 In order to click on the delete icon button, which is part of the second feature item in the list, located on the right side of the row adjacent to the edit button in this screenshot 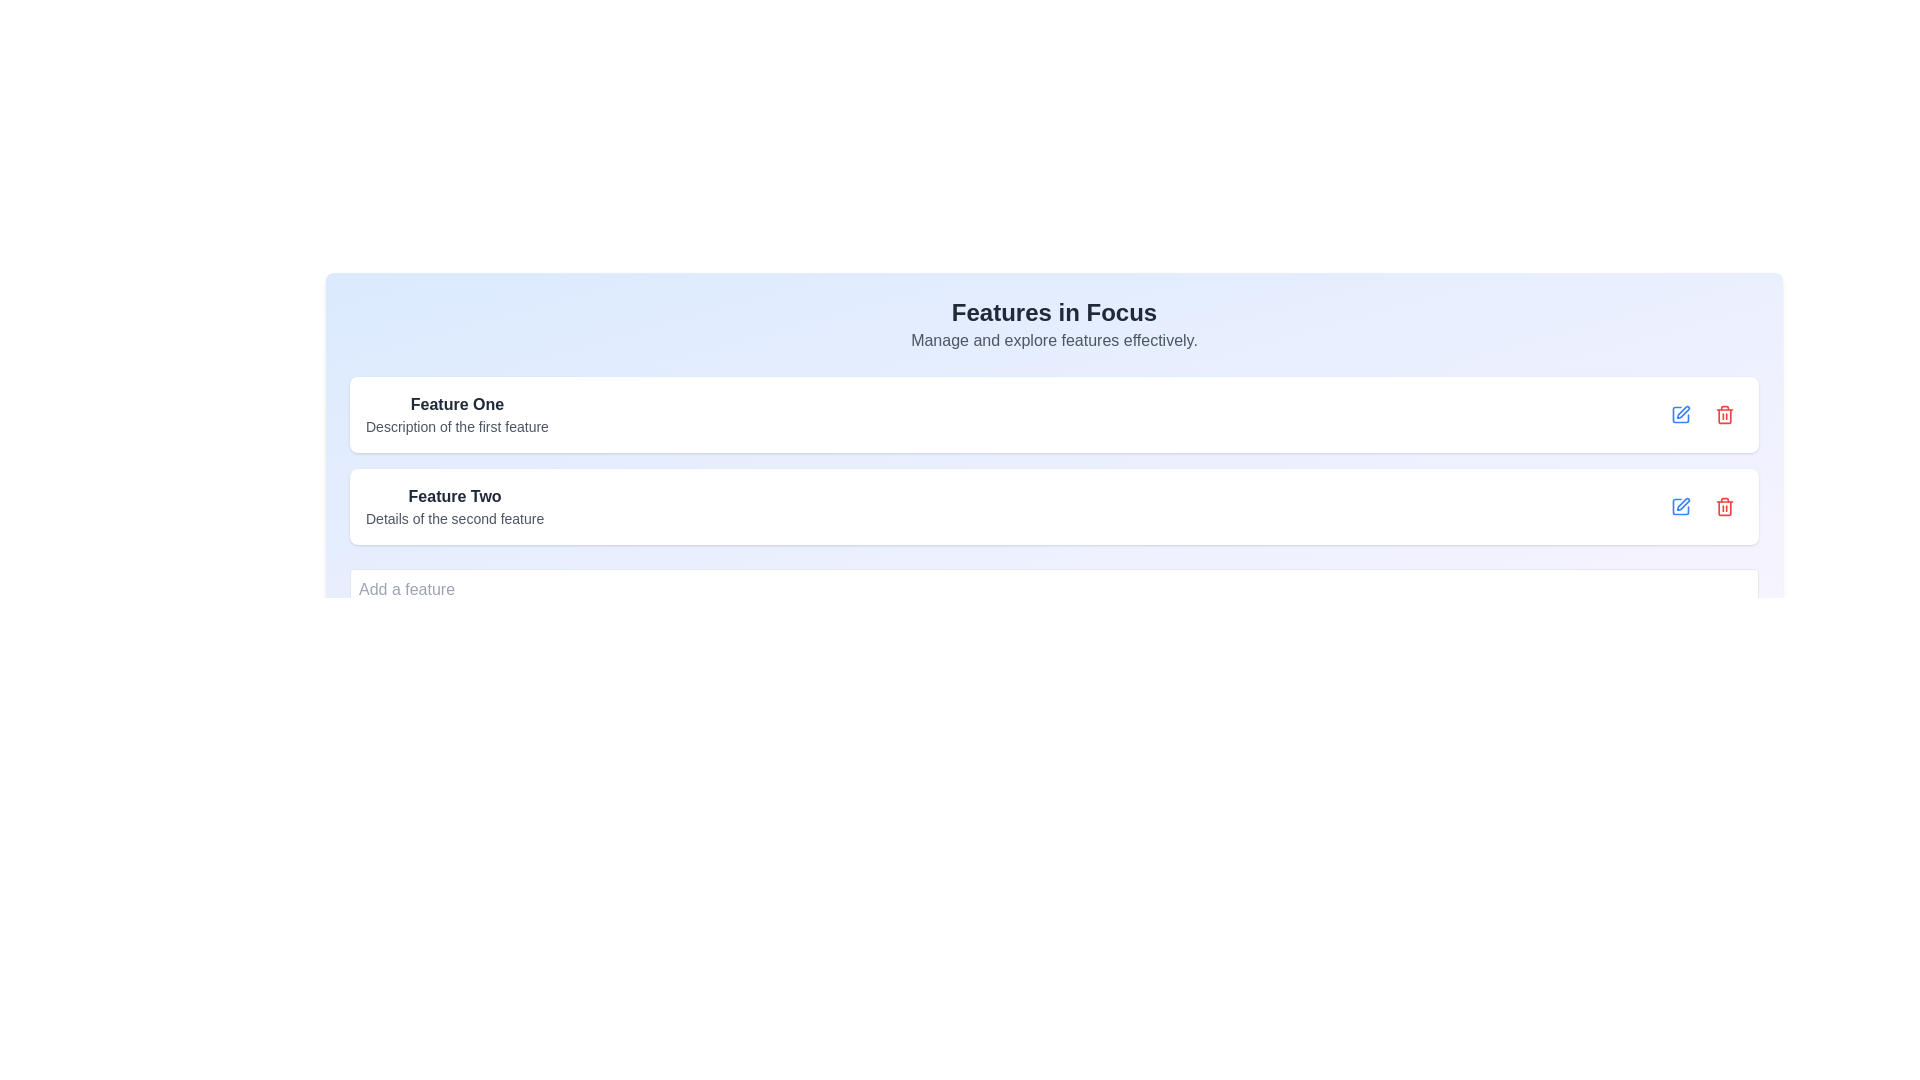, I will do `click(1723, 505)`.